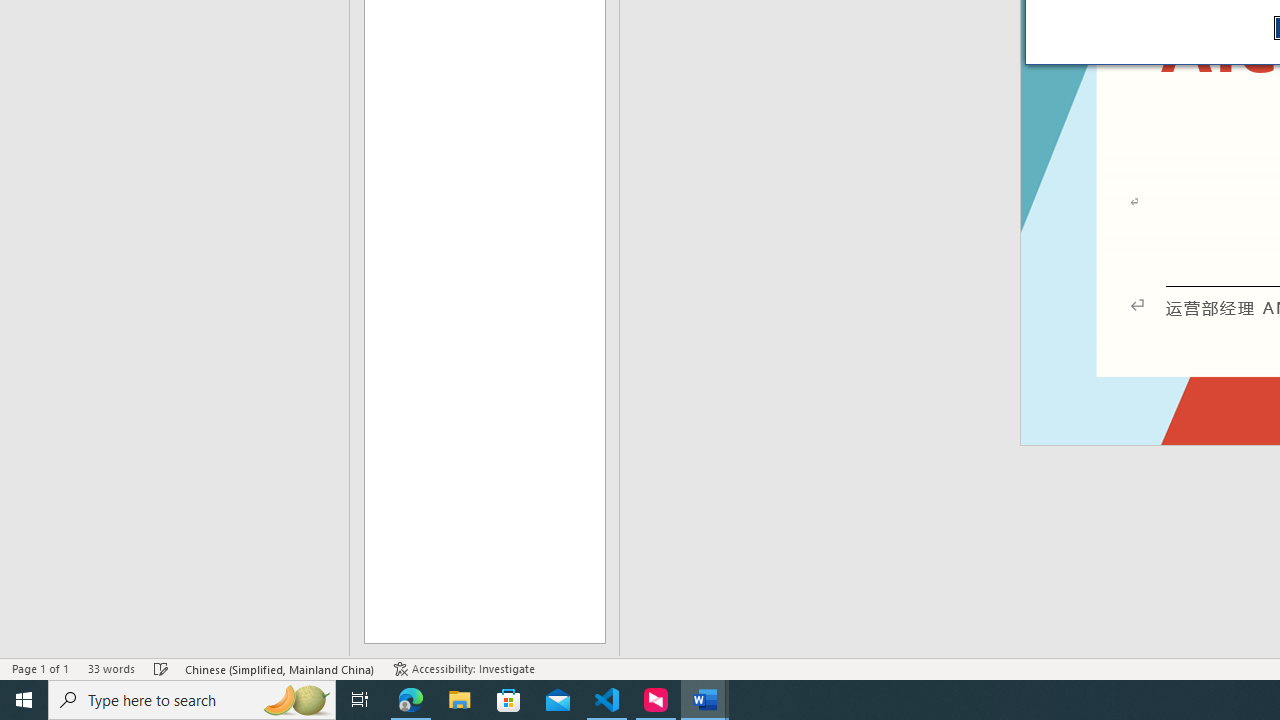 The width and height of the screenshot is (1280, 720). I want to click on 'Microsoft Edge - 1 running window', so click(410, 698).